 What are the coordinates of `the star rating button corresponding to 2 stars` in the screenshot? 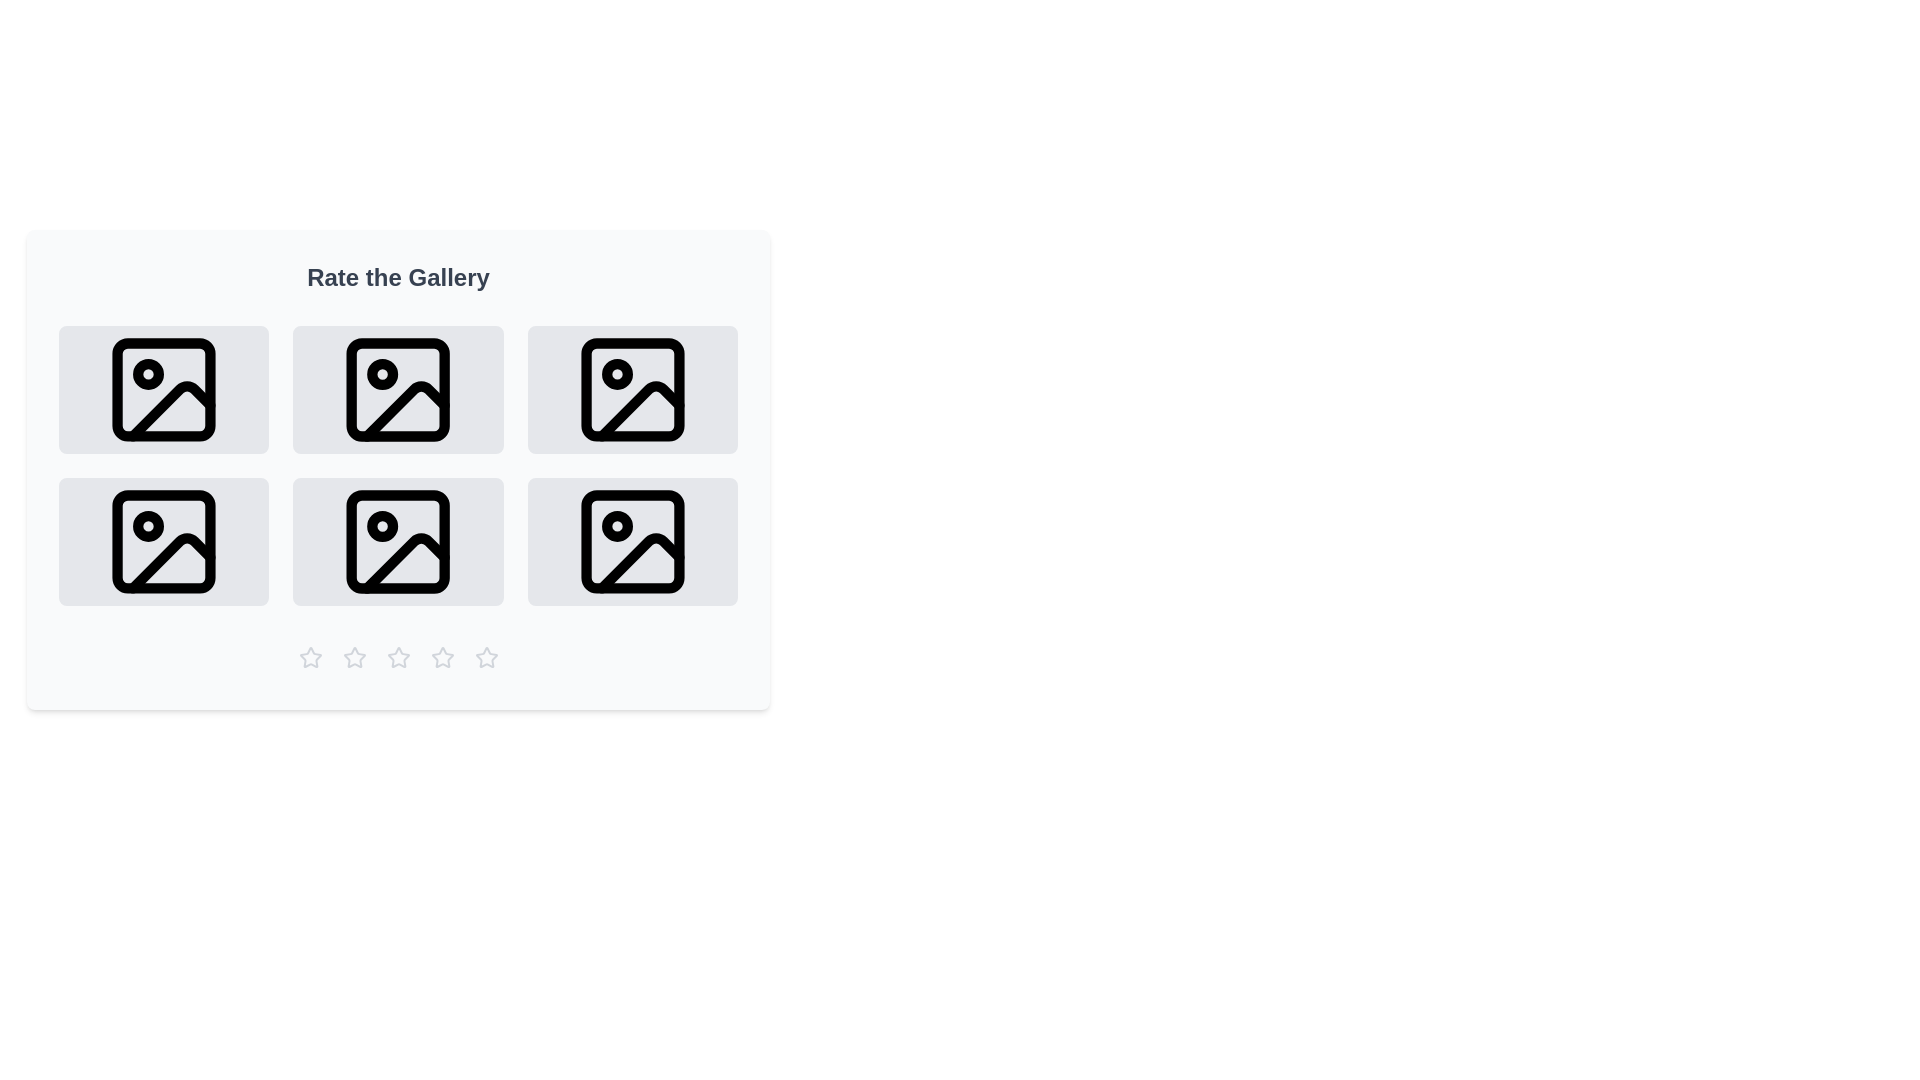 It's located at (354, 658).